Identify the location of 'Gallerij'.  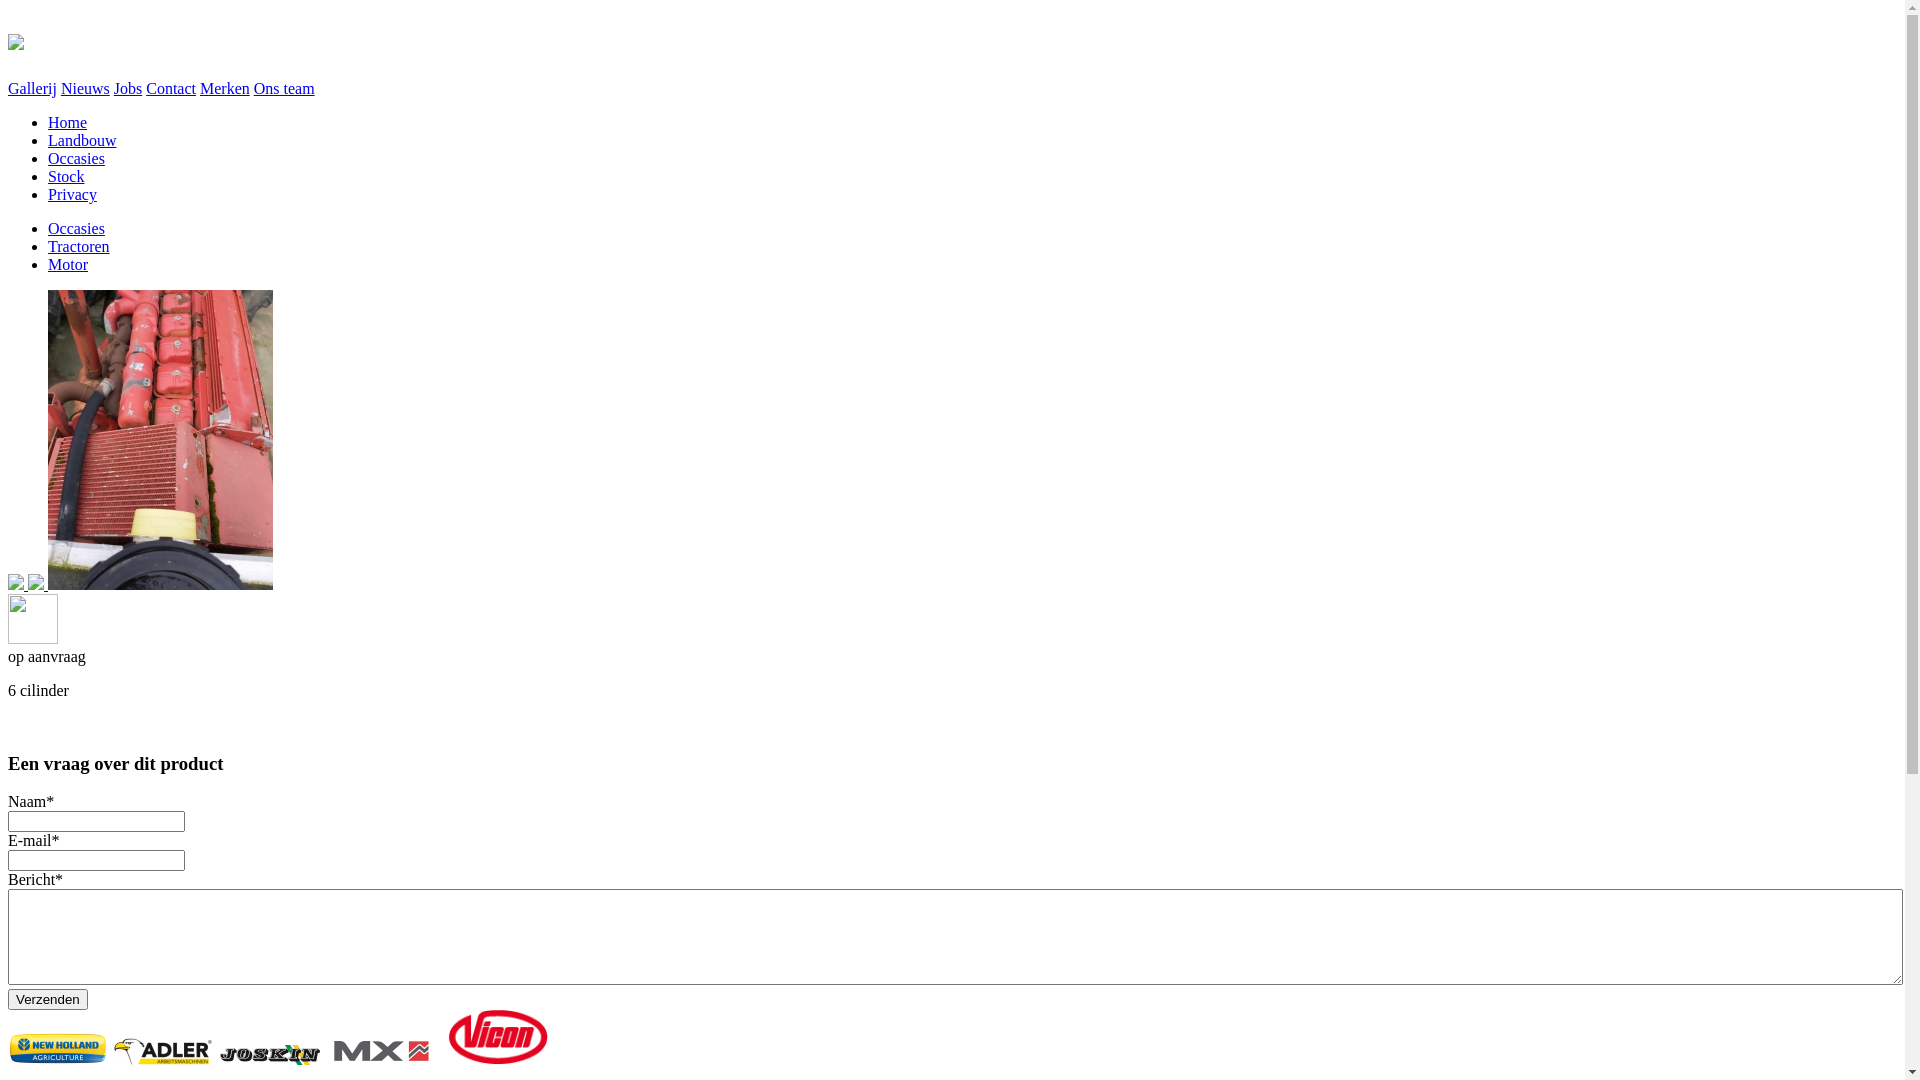
(32, 87).